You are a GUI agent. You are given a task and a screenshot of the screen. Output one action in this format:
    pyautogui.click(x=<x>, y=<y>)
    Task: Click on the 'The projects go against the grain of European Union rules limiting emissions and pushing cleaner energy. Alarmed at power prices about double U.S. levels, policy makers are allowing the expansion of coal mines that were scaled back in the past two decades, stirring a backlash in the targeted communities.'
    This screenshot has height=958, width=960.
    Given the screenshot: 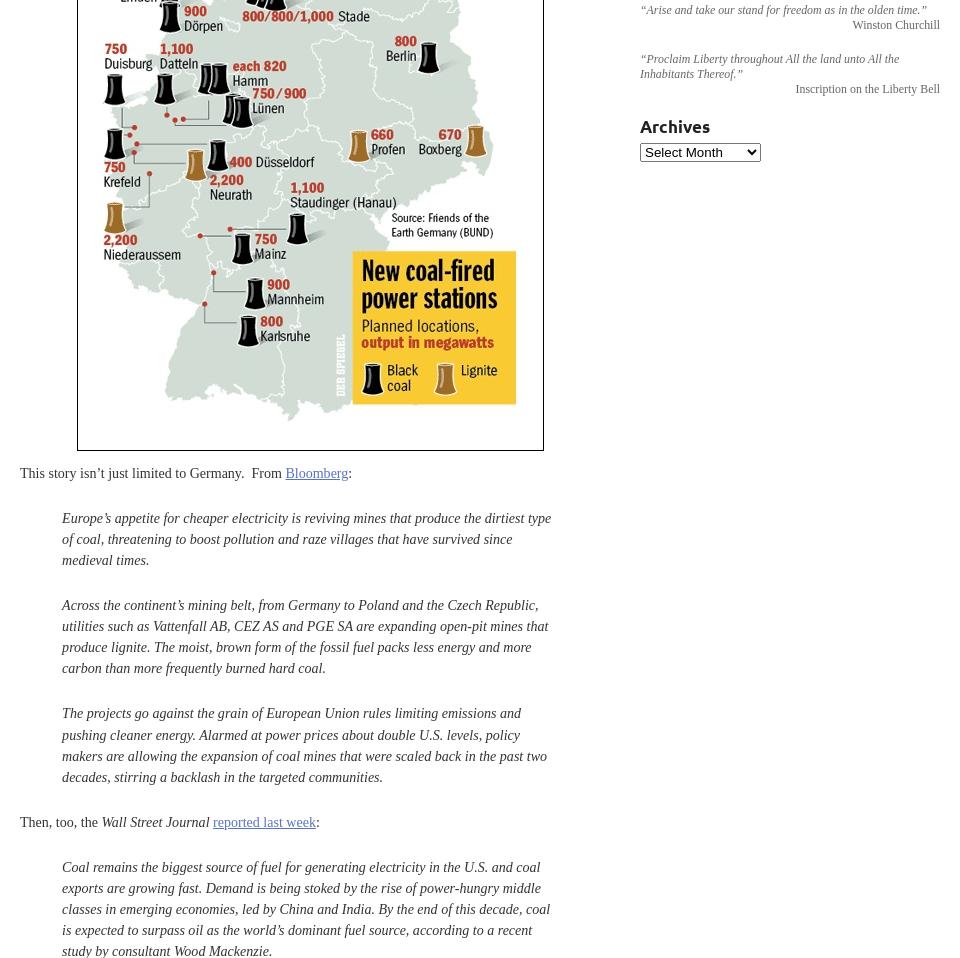 What is the action you would take?
    pyautogui.click(x=304, y=744)
    